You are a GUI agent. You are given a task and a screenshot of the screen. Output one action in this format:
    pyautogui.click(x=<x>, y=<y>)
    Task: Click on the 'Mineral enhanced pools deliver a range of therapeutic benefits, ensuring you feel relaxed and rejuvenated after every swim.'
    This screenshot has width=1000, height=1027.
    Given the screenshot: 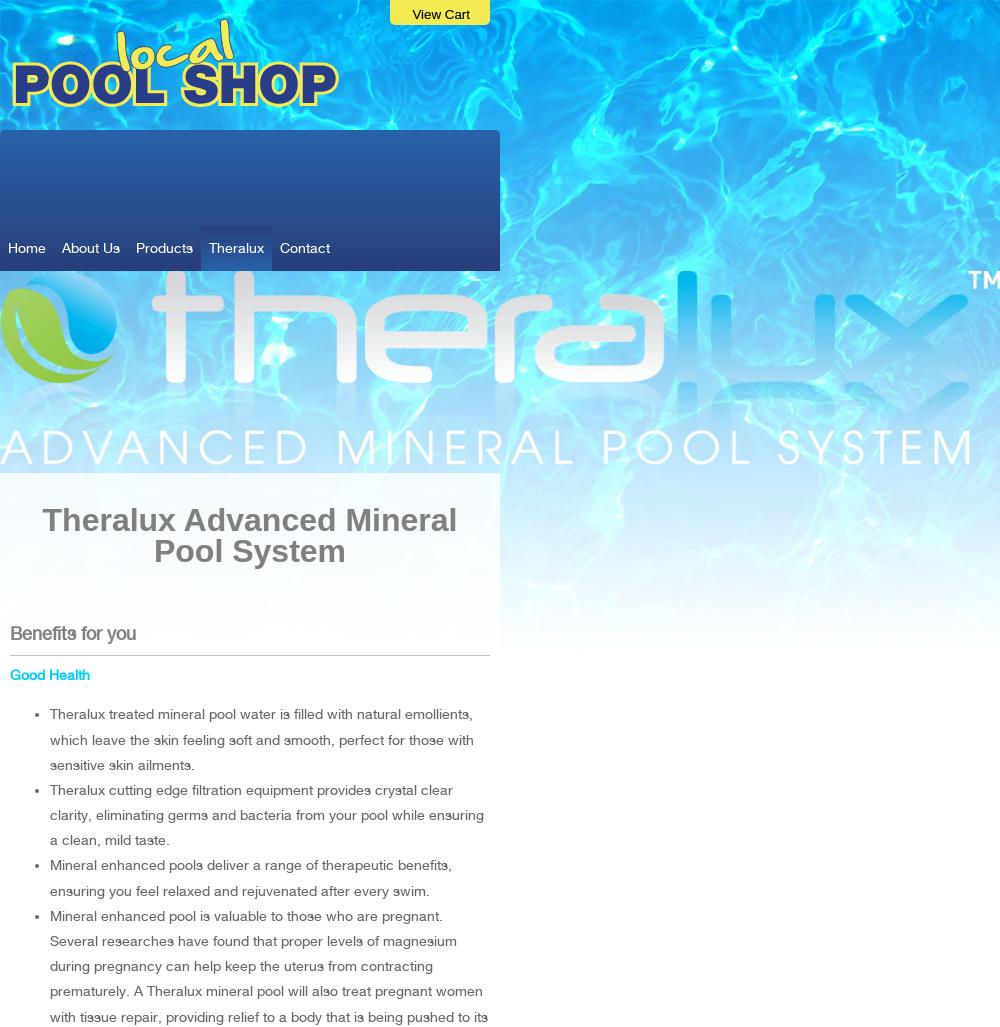 What is the action you would take?
    pyautogui.click(x=251, y=876)
    